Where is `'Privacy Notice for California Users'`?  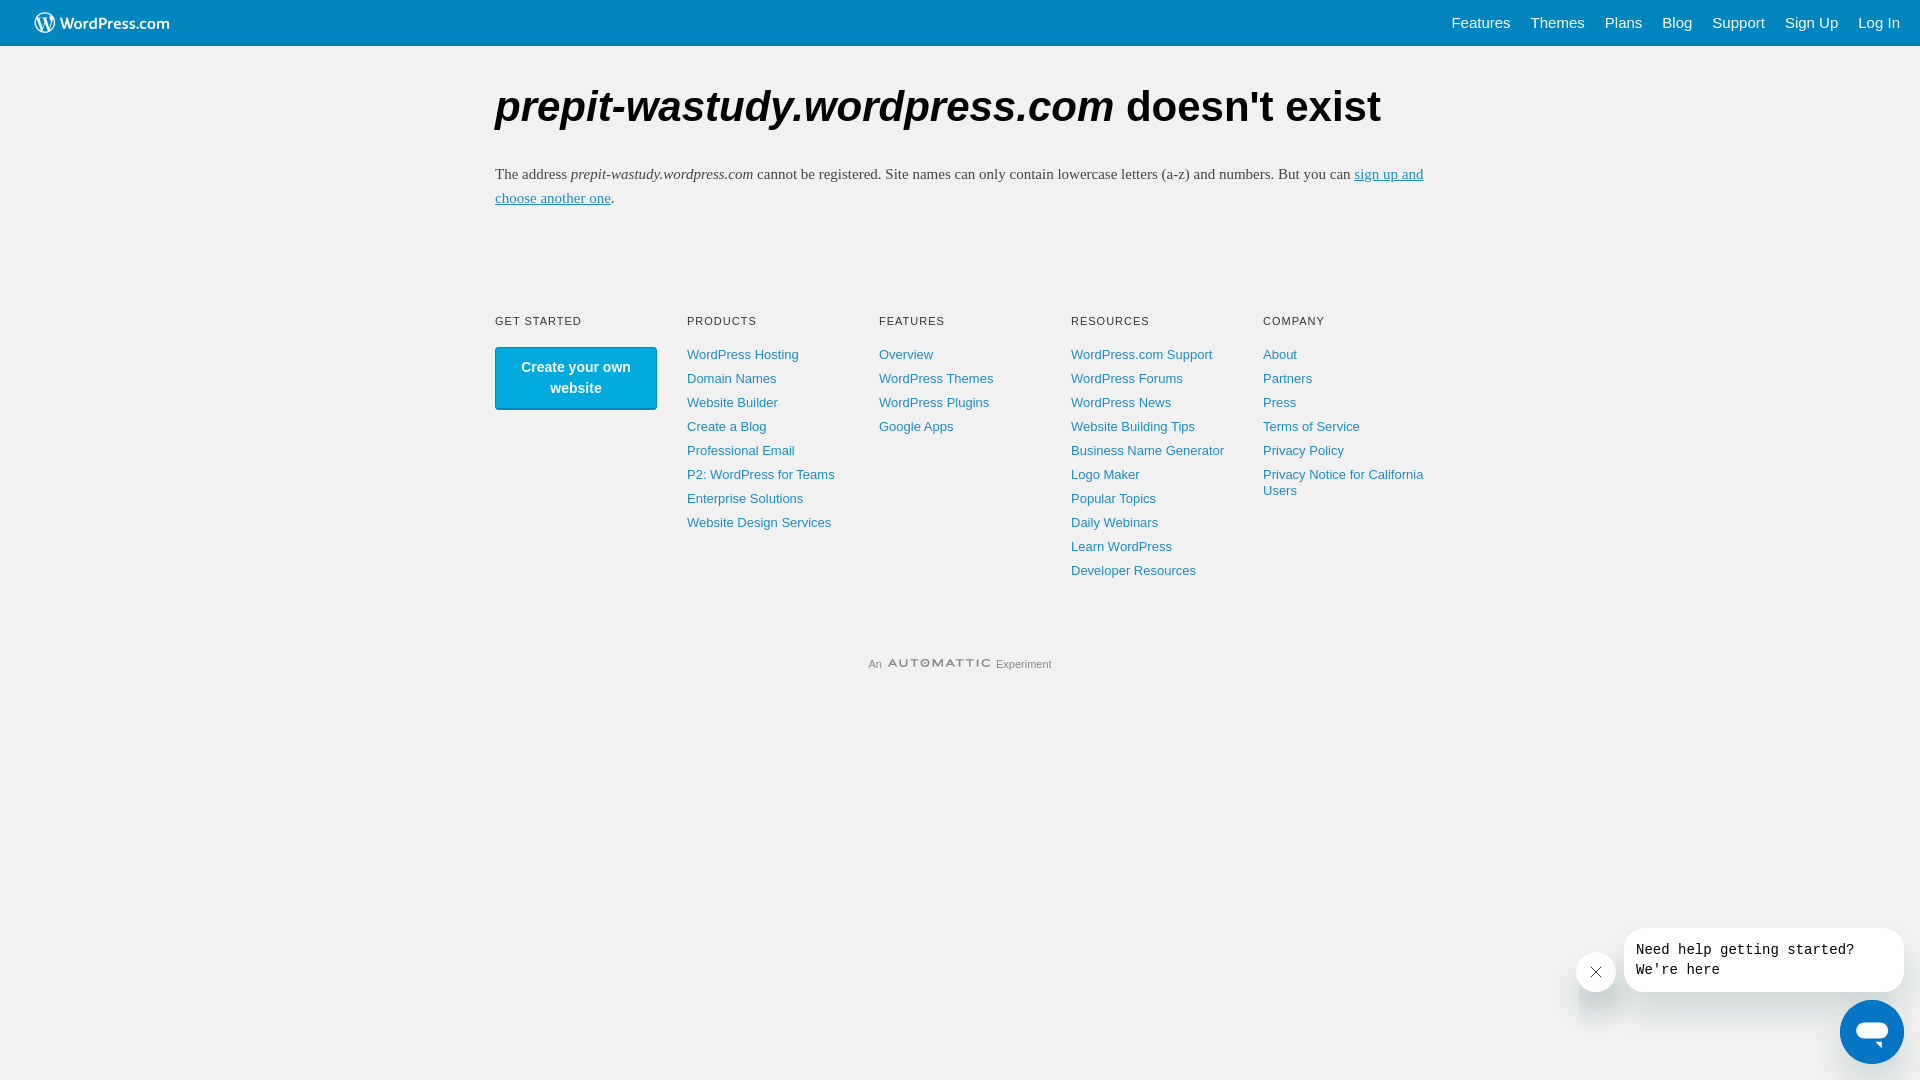 'Privacy Notice for California Users' is located at coordinates (1343, 482).